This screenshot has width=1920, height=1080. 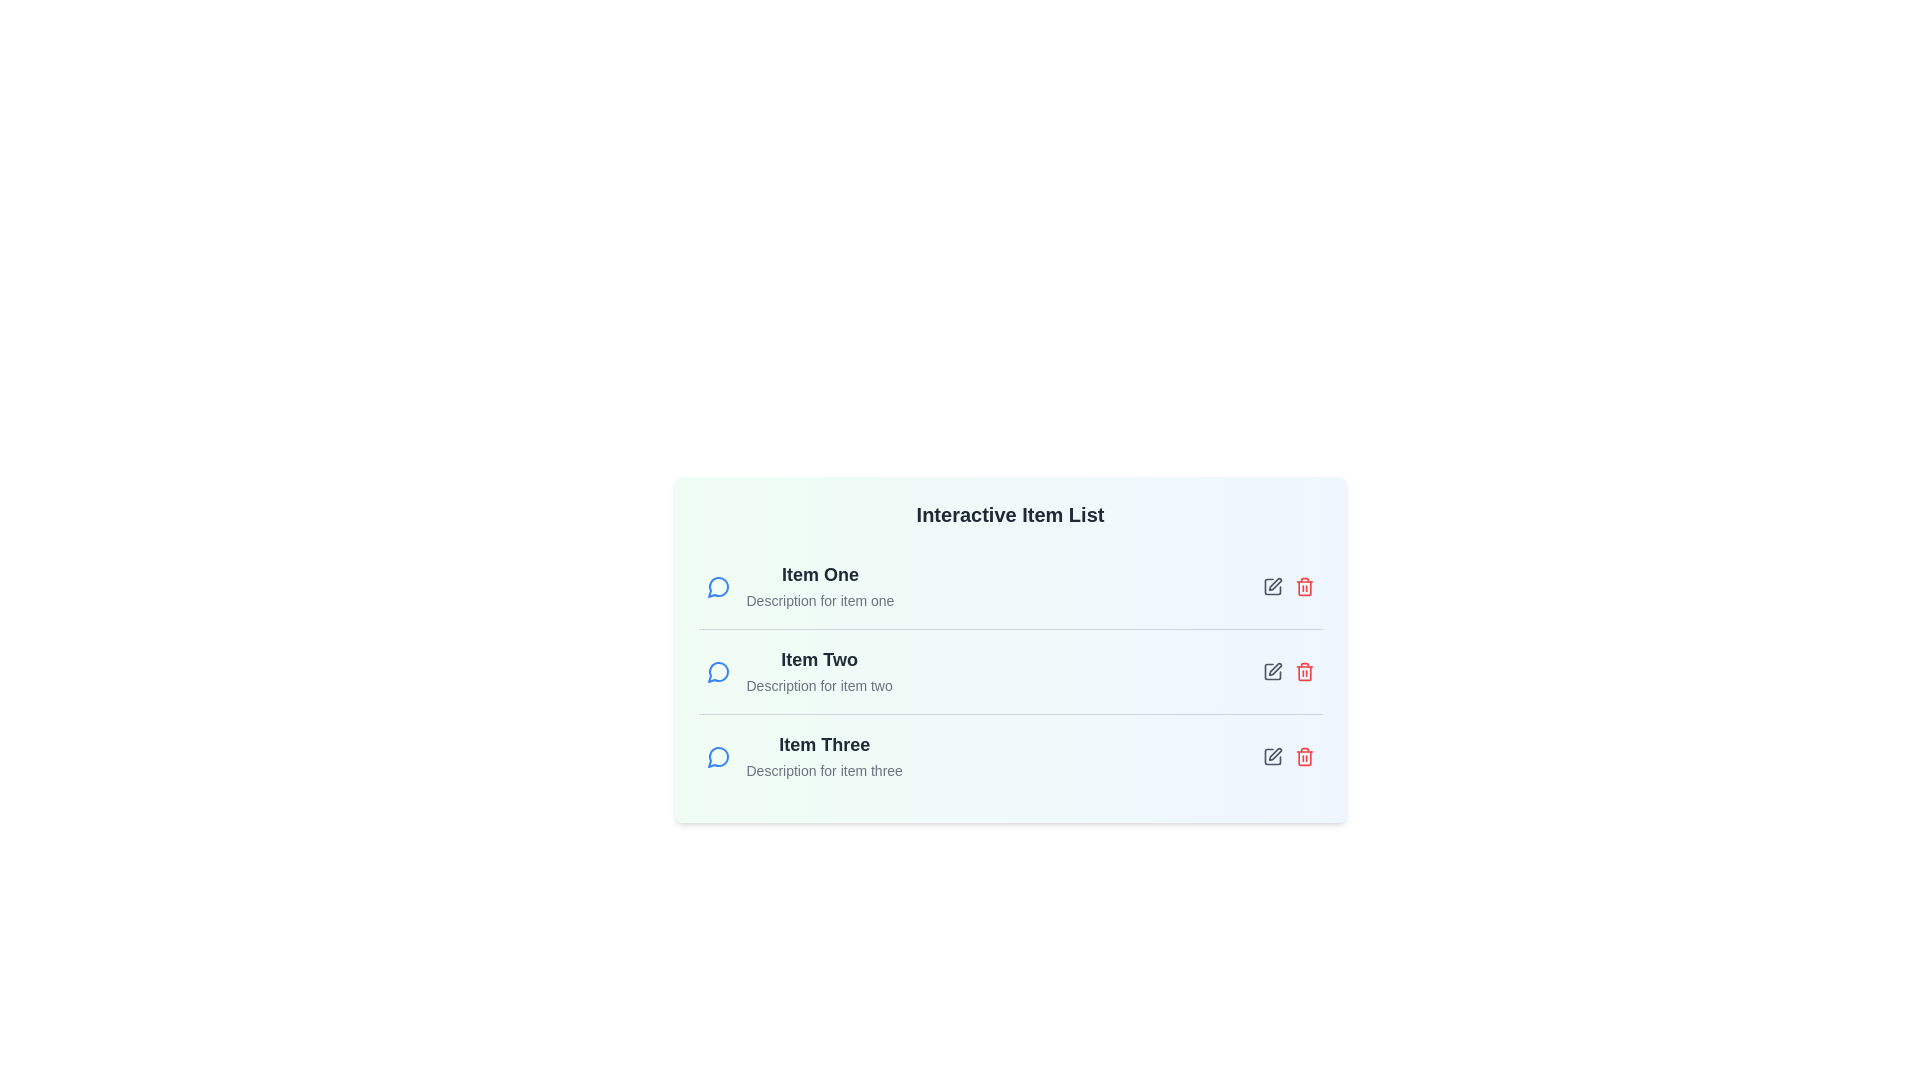 What do you see at coordinates (1010, 514) in the screenshot?
I see `the heading of the list to interact with it` at bounding box center [1010, 514].